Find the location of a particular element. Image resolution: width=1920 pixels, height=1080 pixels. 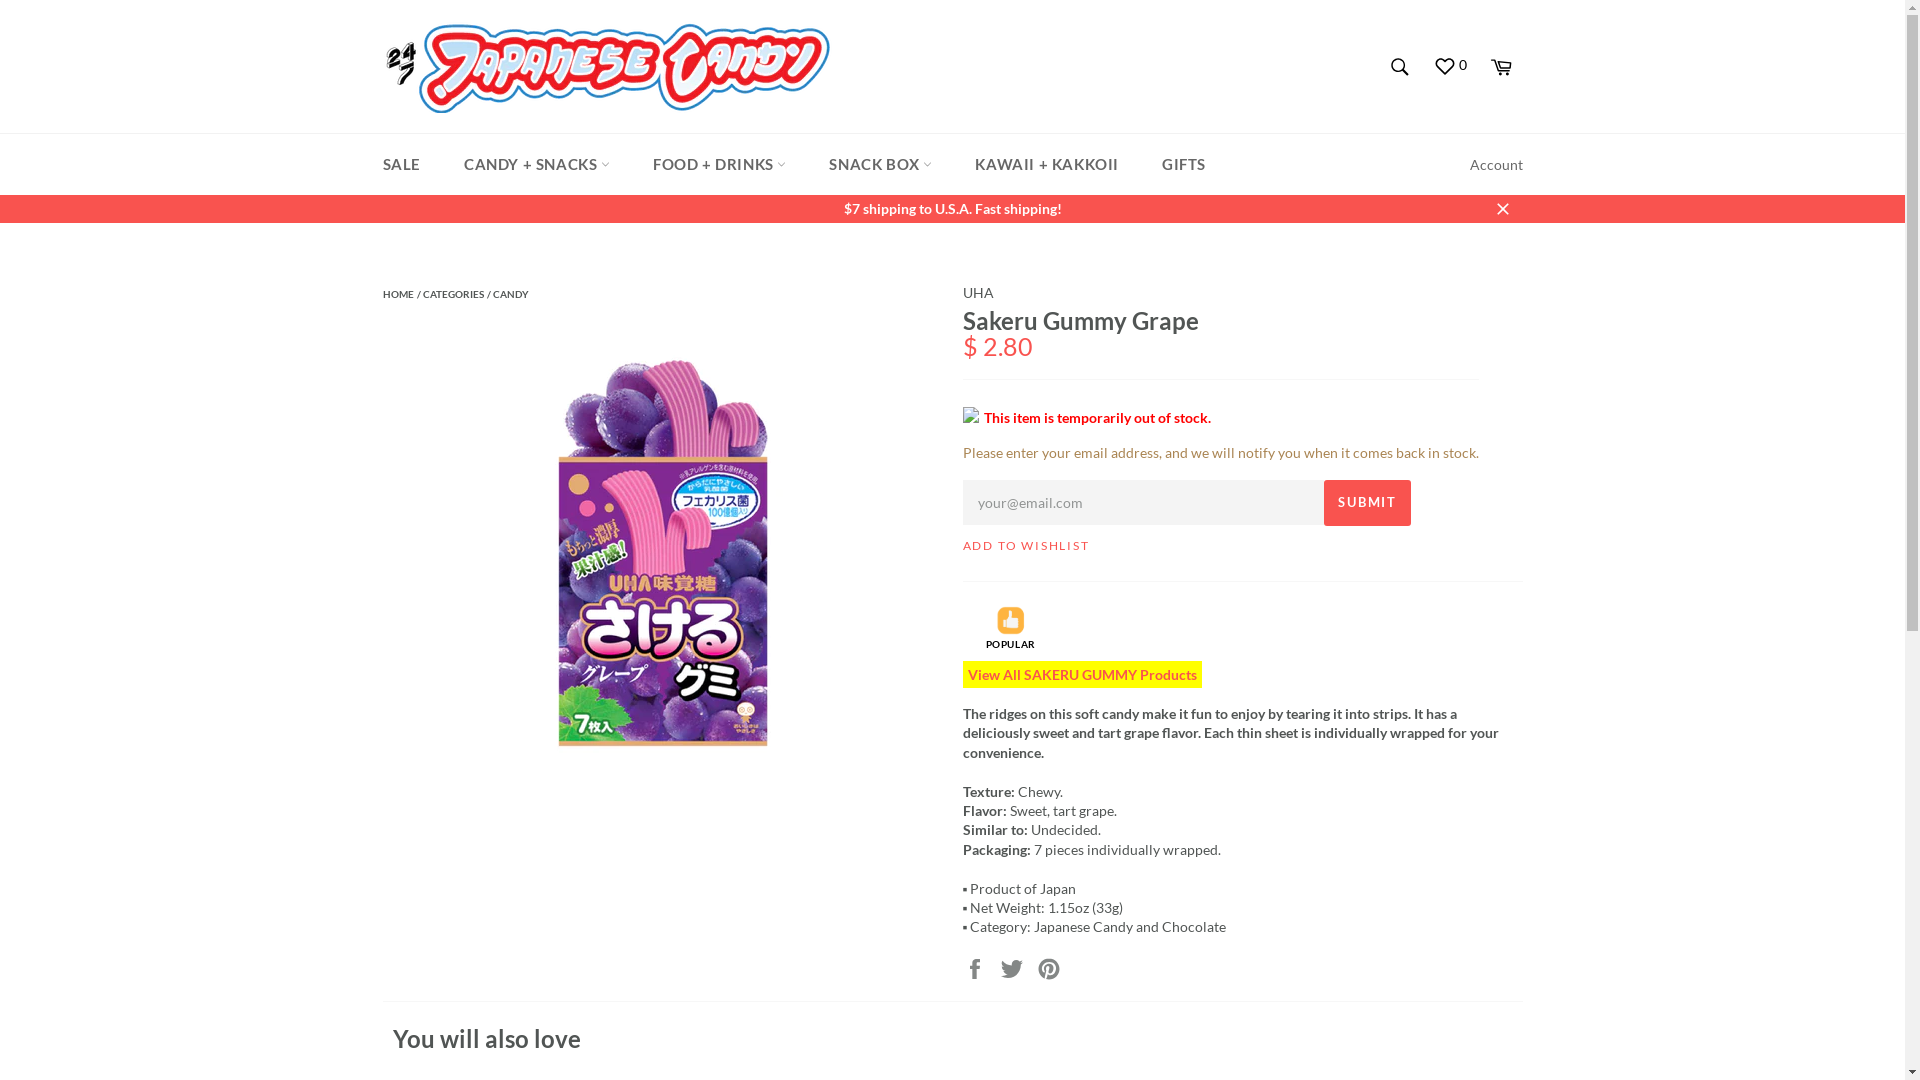

'ADD TO WISHLIST' is located at coordinates (1025, 545).